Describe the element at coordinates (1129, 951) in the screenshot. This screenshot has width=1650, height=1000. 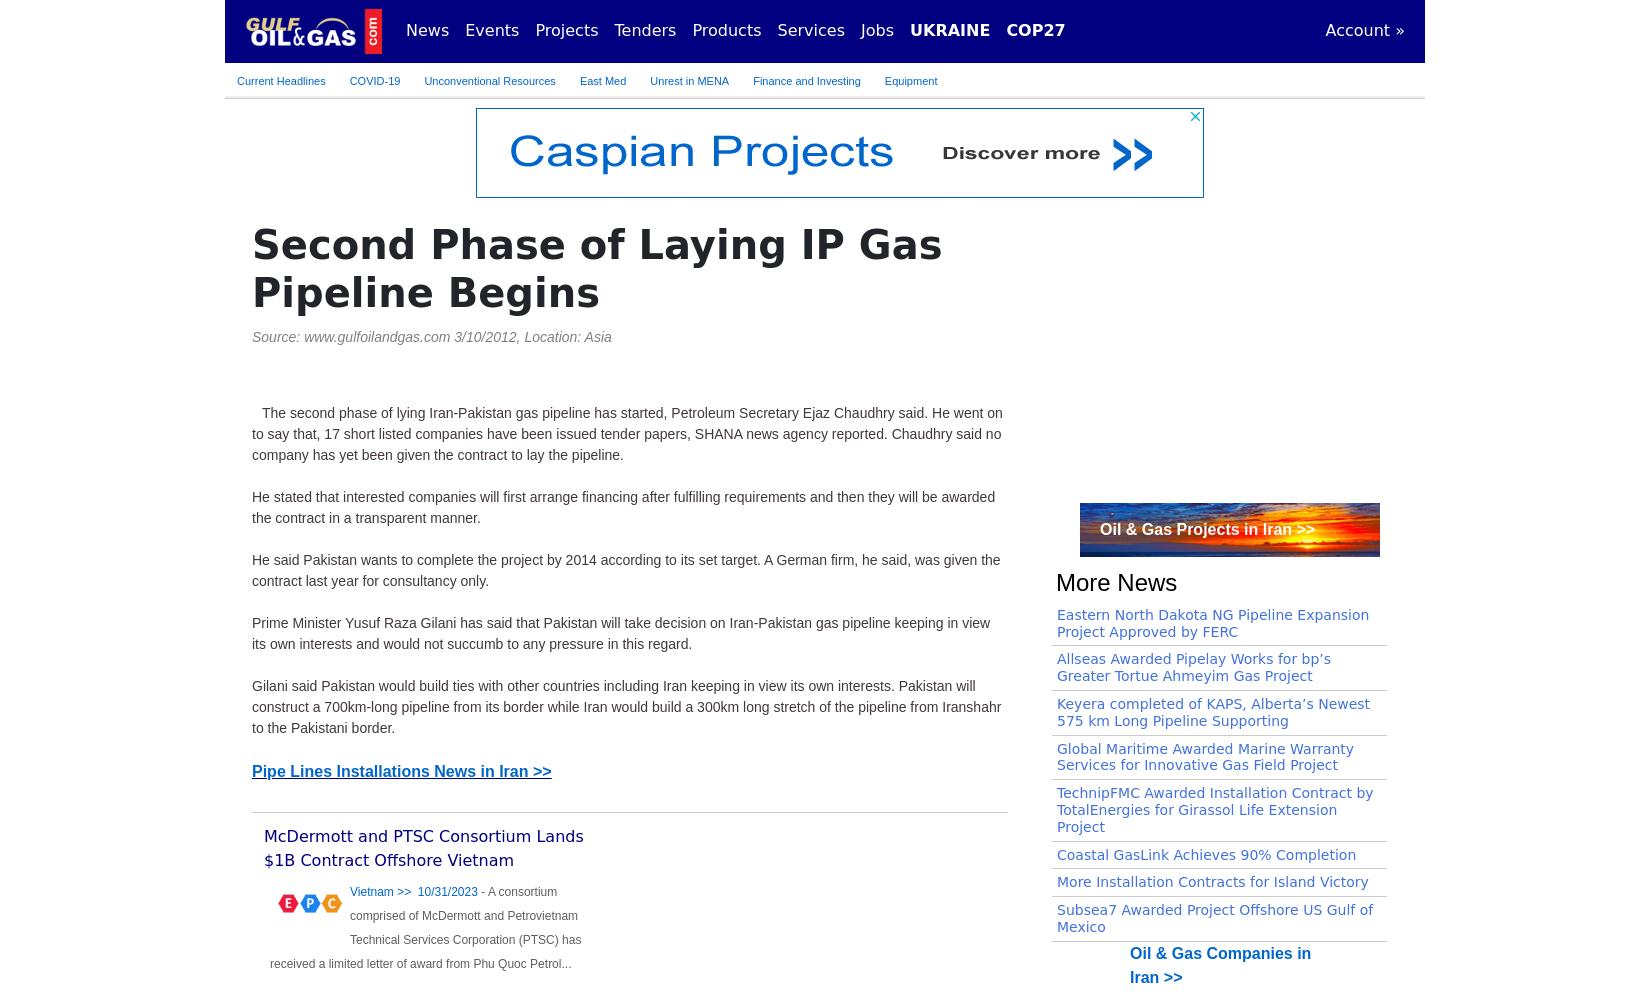
I see `'Oil & Gas Companies in'` at that location.